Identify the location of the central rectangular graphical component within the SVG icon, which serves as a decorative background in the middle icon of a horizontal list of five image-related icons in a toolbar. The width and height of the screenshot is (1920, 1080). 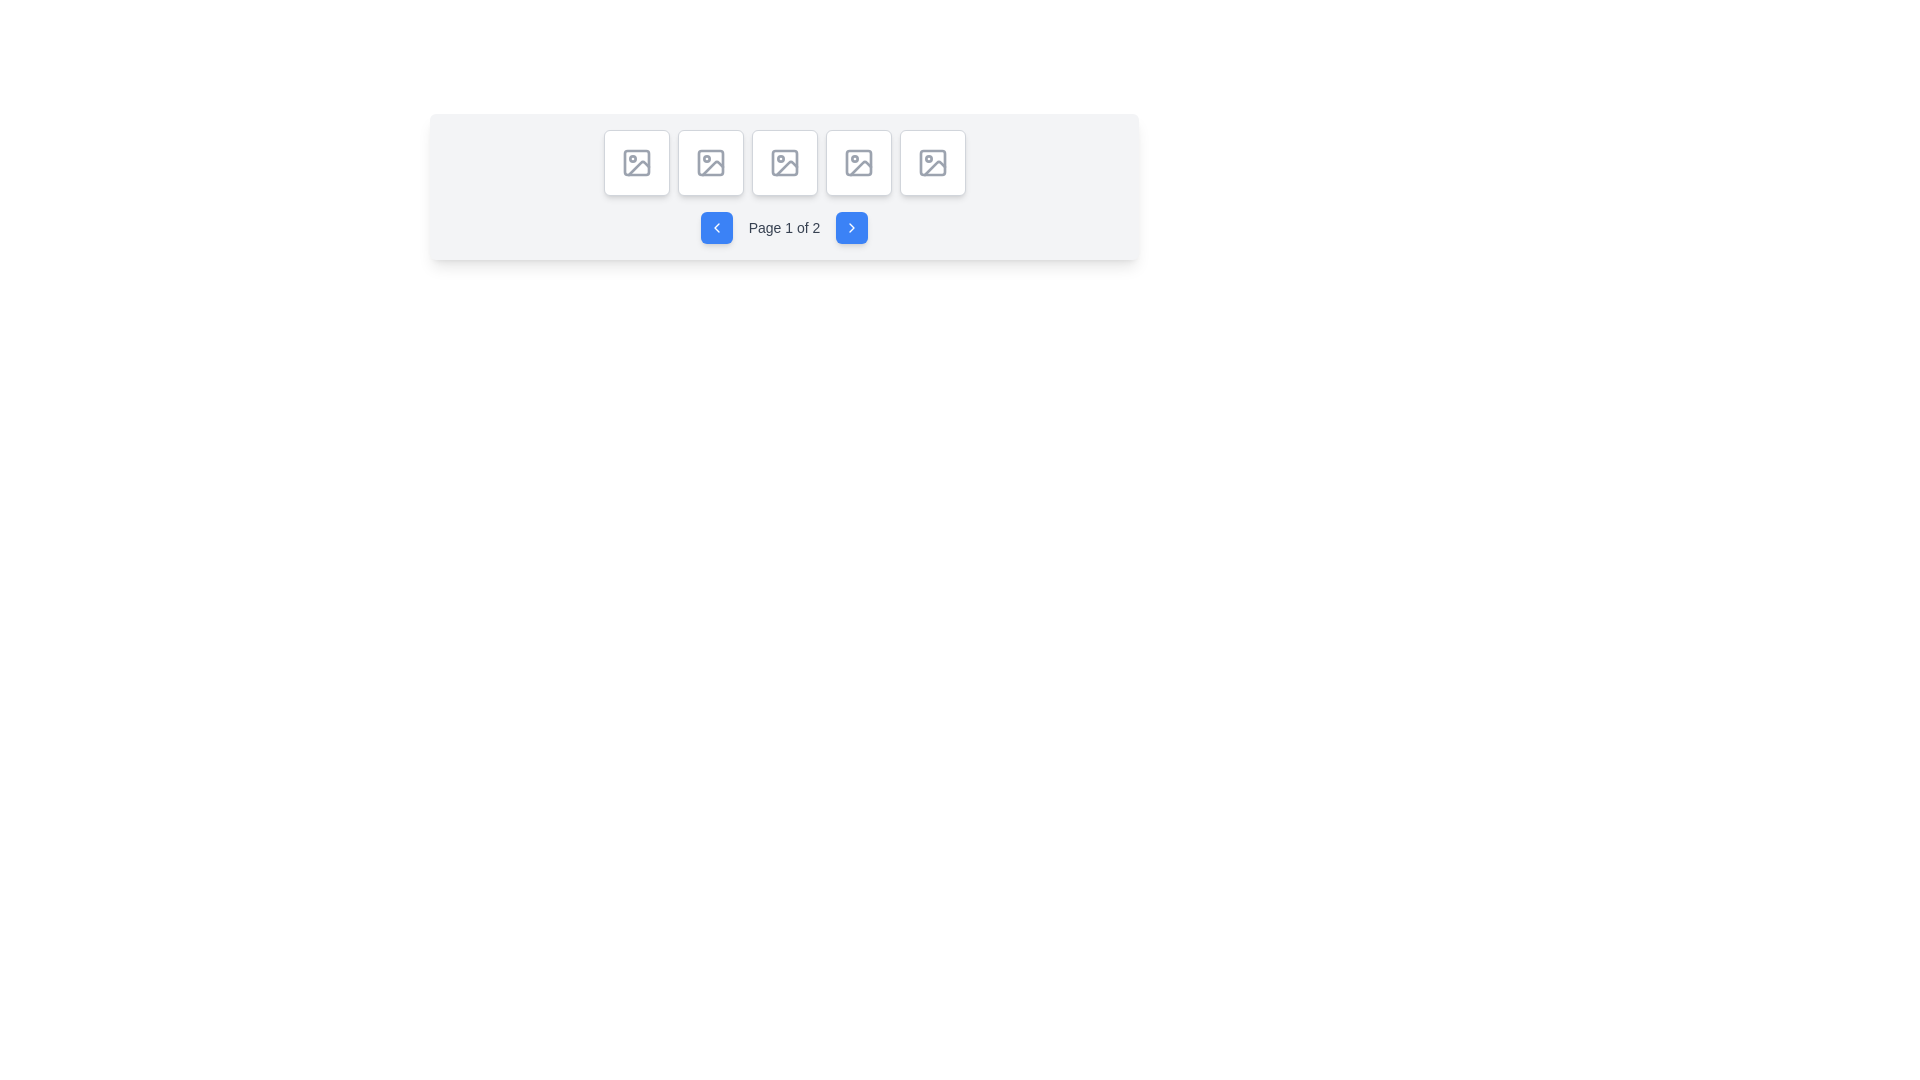
(783, 161).